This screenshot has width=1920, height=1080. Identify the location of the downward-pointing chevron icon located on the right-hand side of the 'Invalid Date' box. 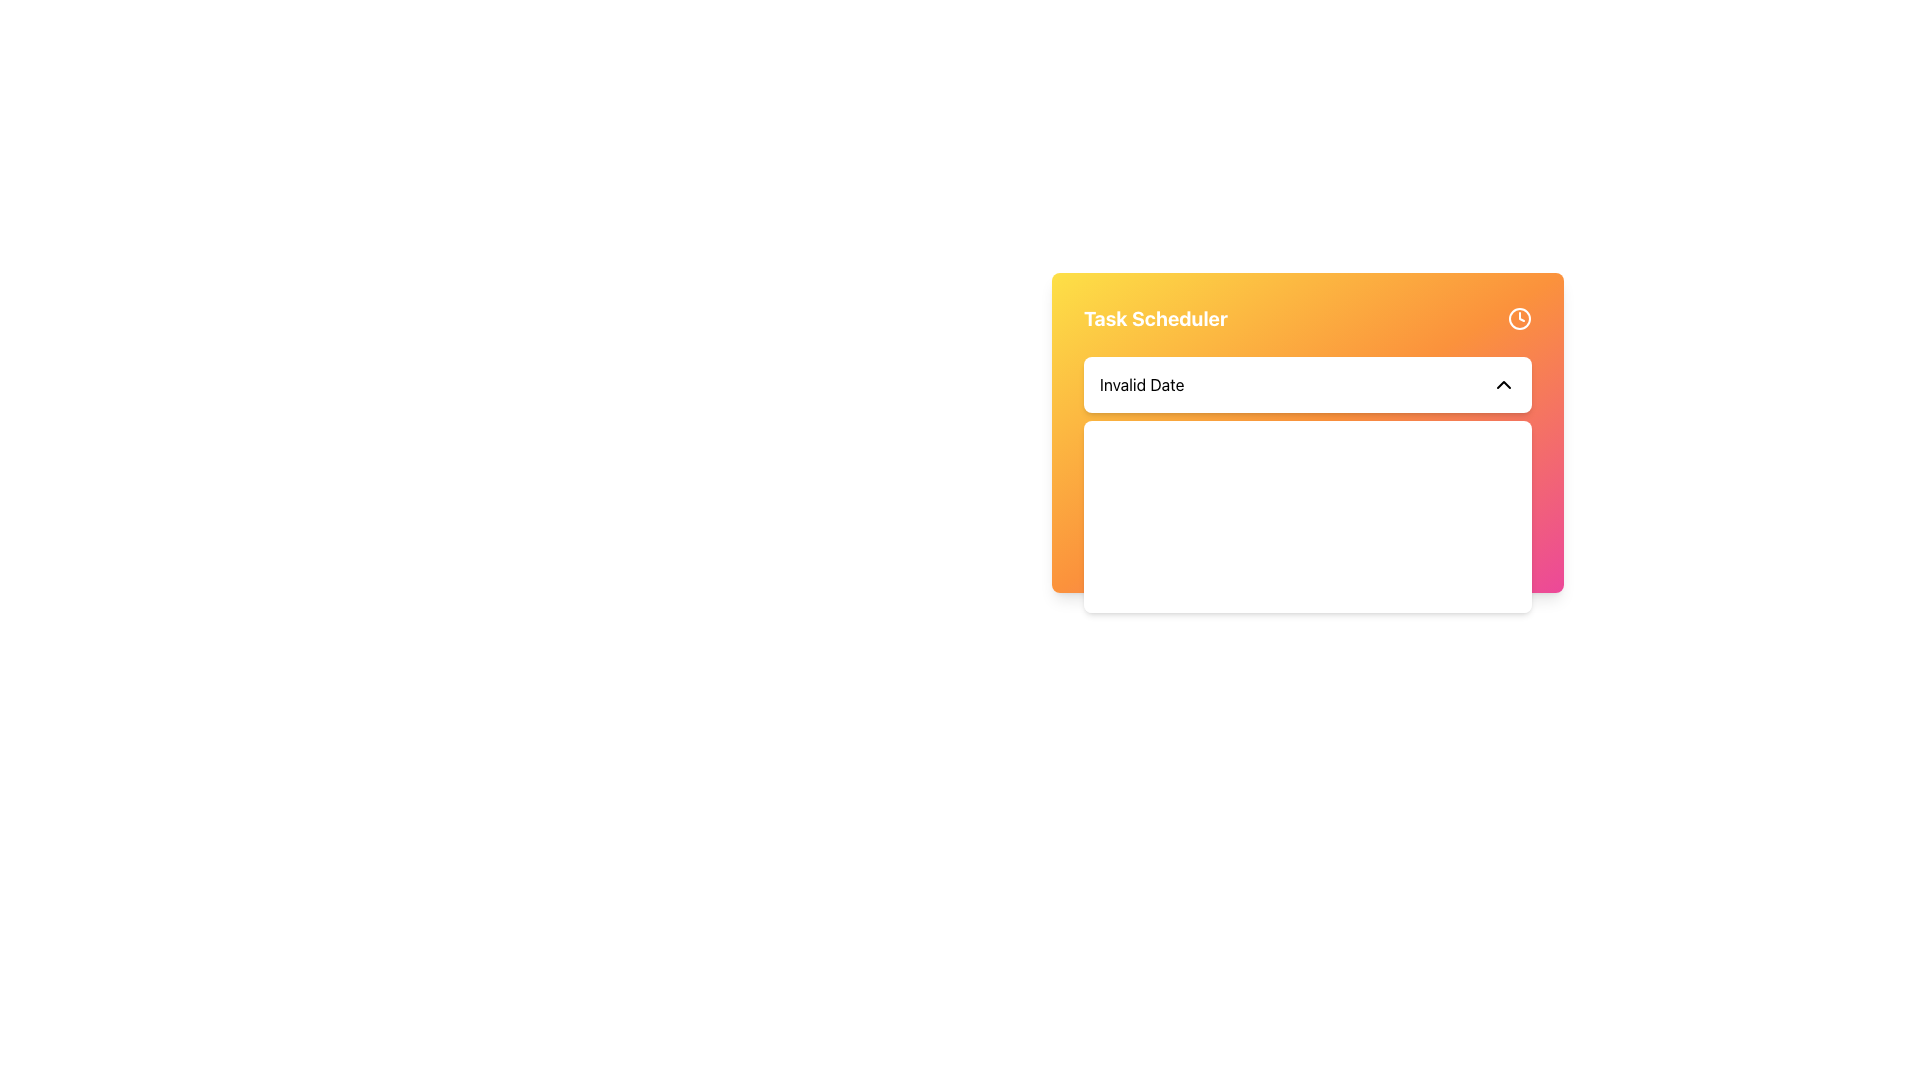
(1503, 385).